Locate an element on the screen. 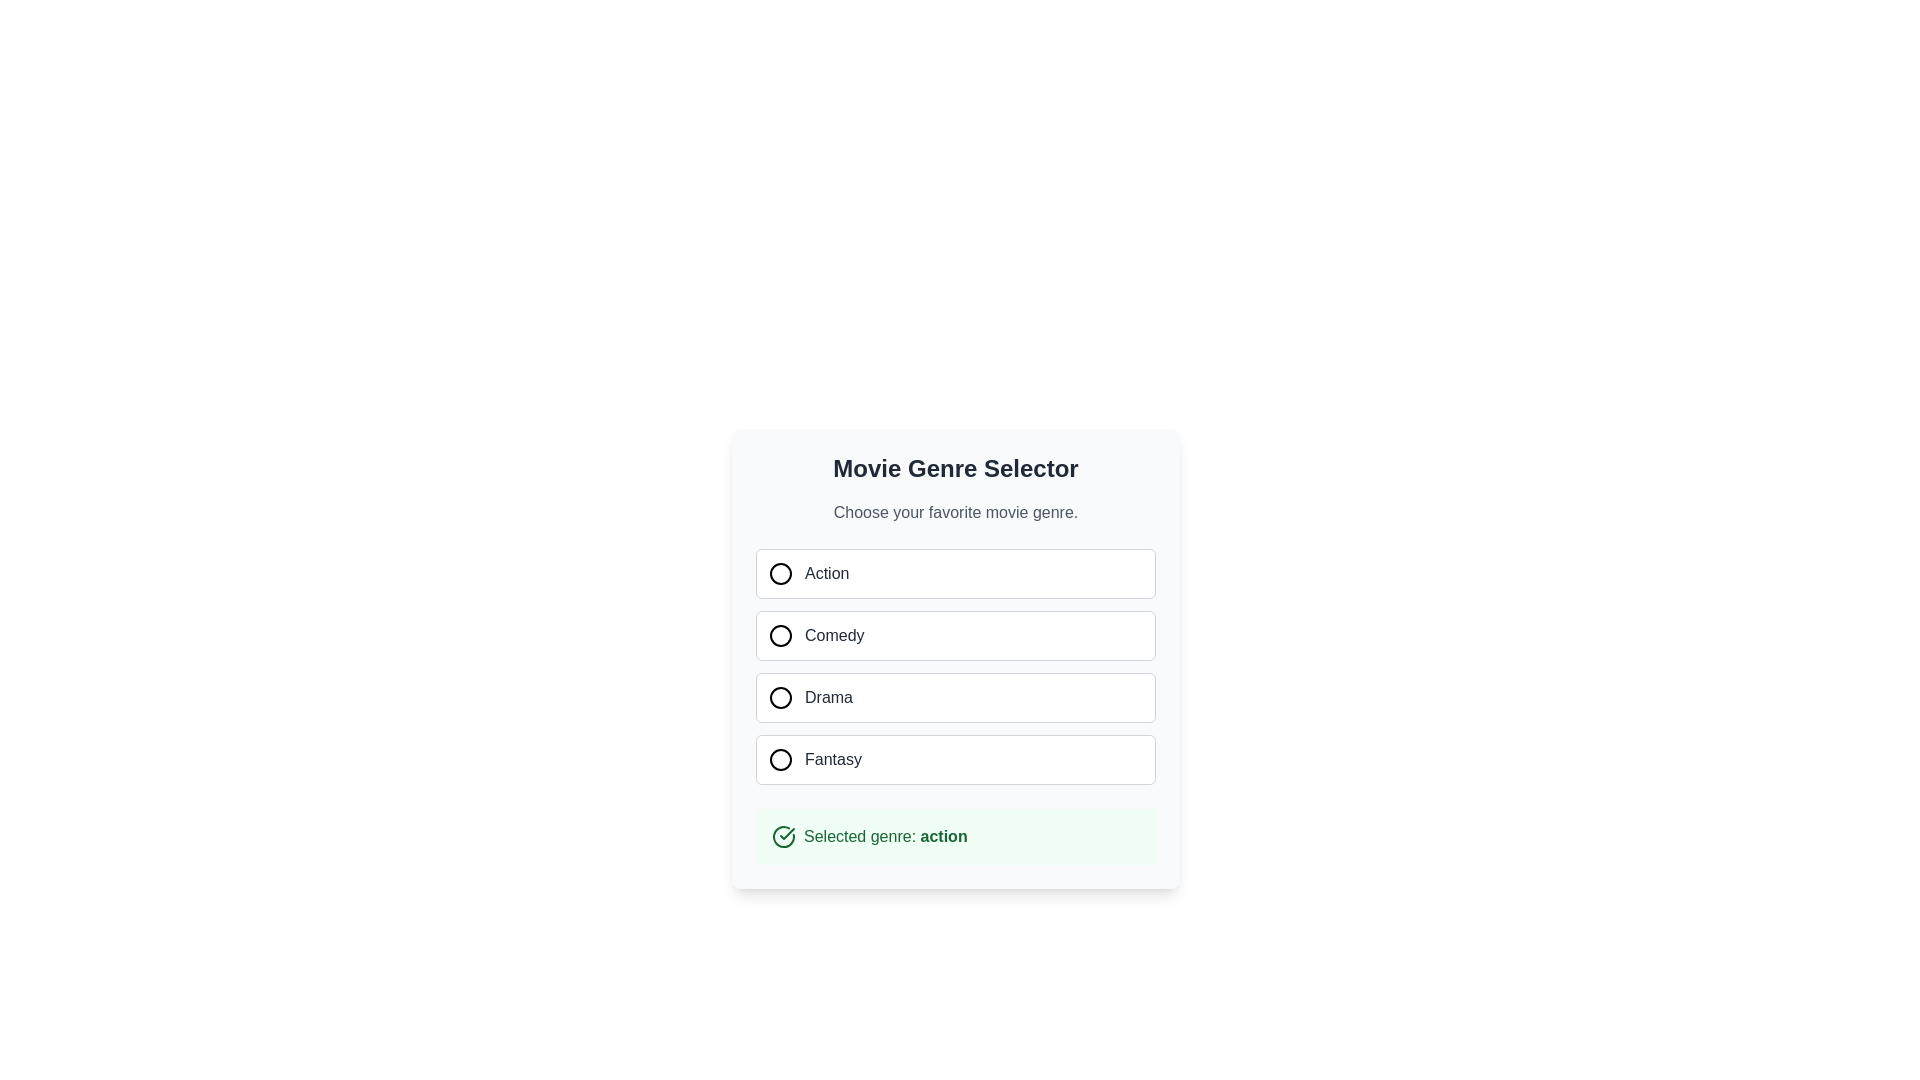  the radio button associated with the 'Action' movie genre label located under the 'Movie Genre Selector' title is located at coordinates (809, 574).